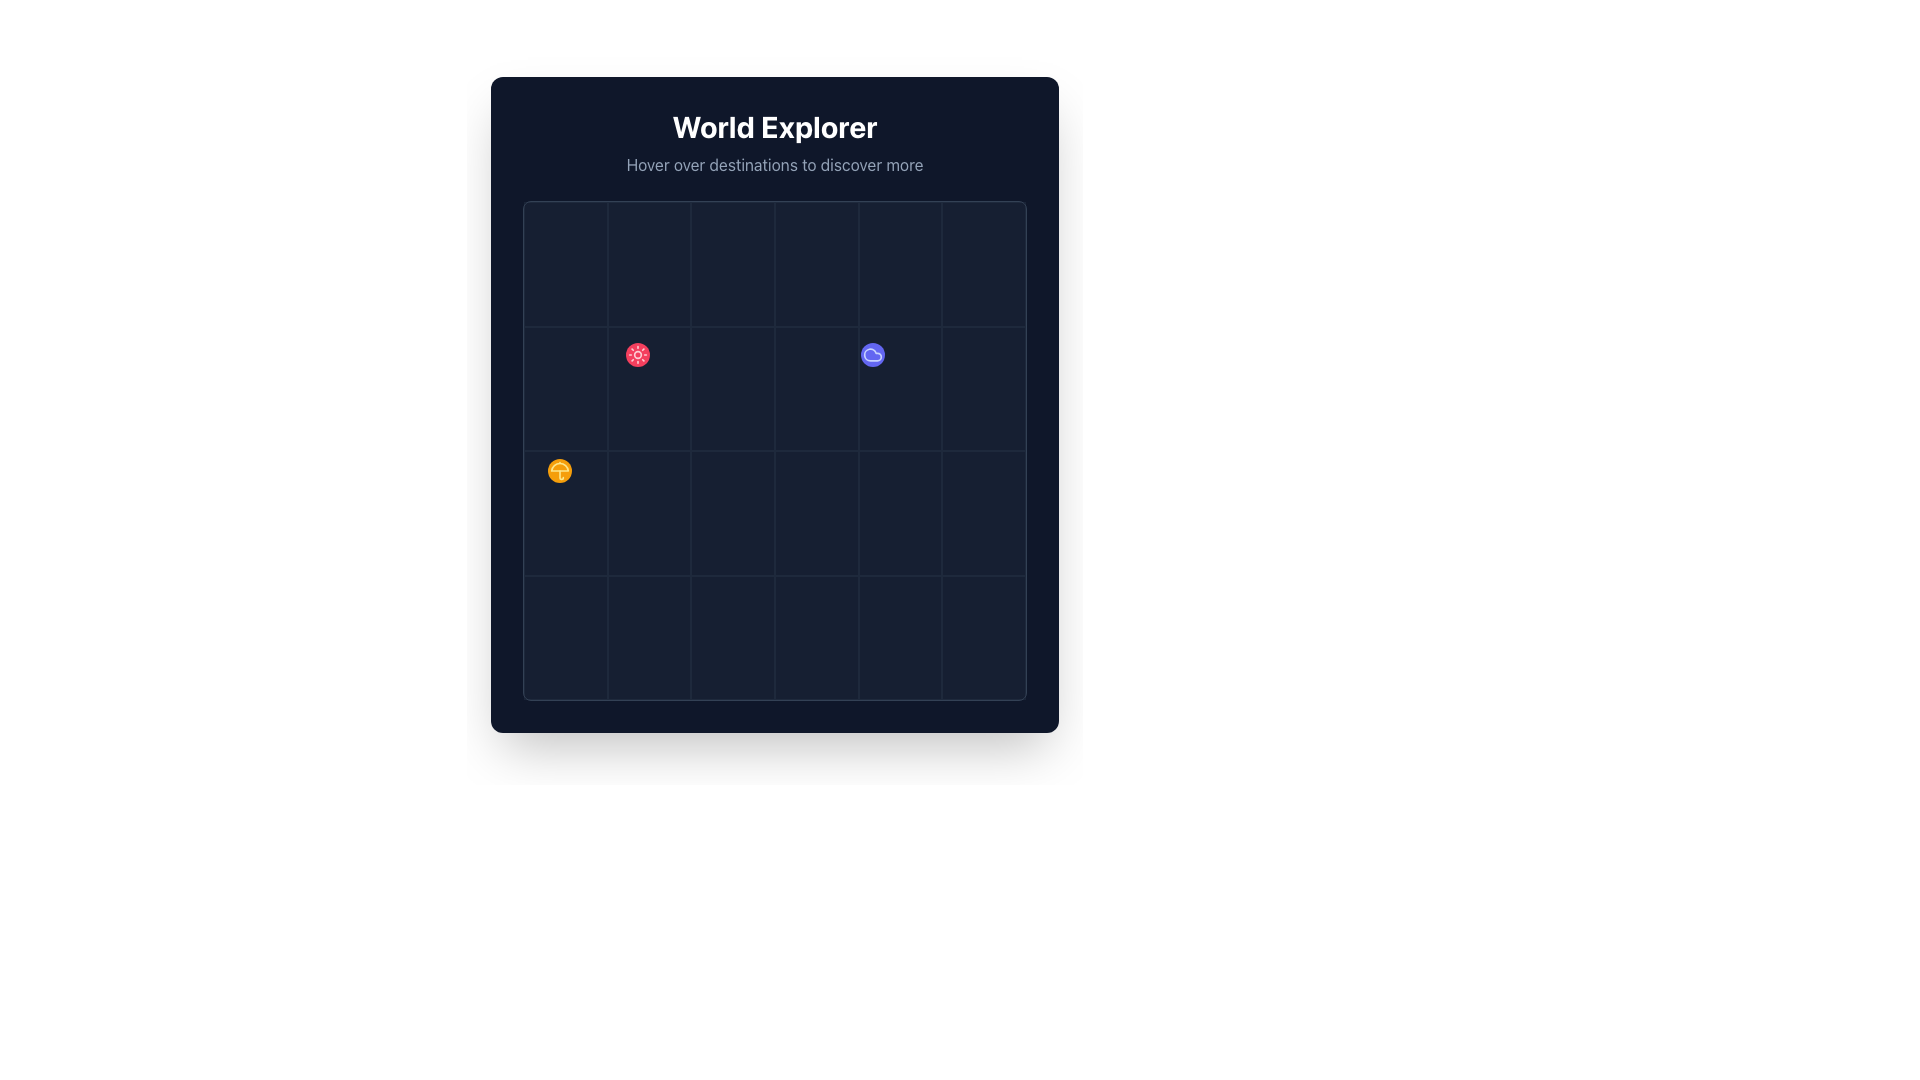 This screenshot has width=1920, height=1080. Describe the element at coordinates (816, 512) in the screenshot. I see `the grid cell located in the third column and third row of a 6-column and 4-row grid layout to interact with potential content` at that location.